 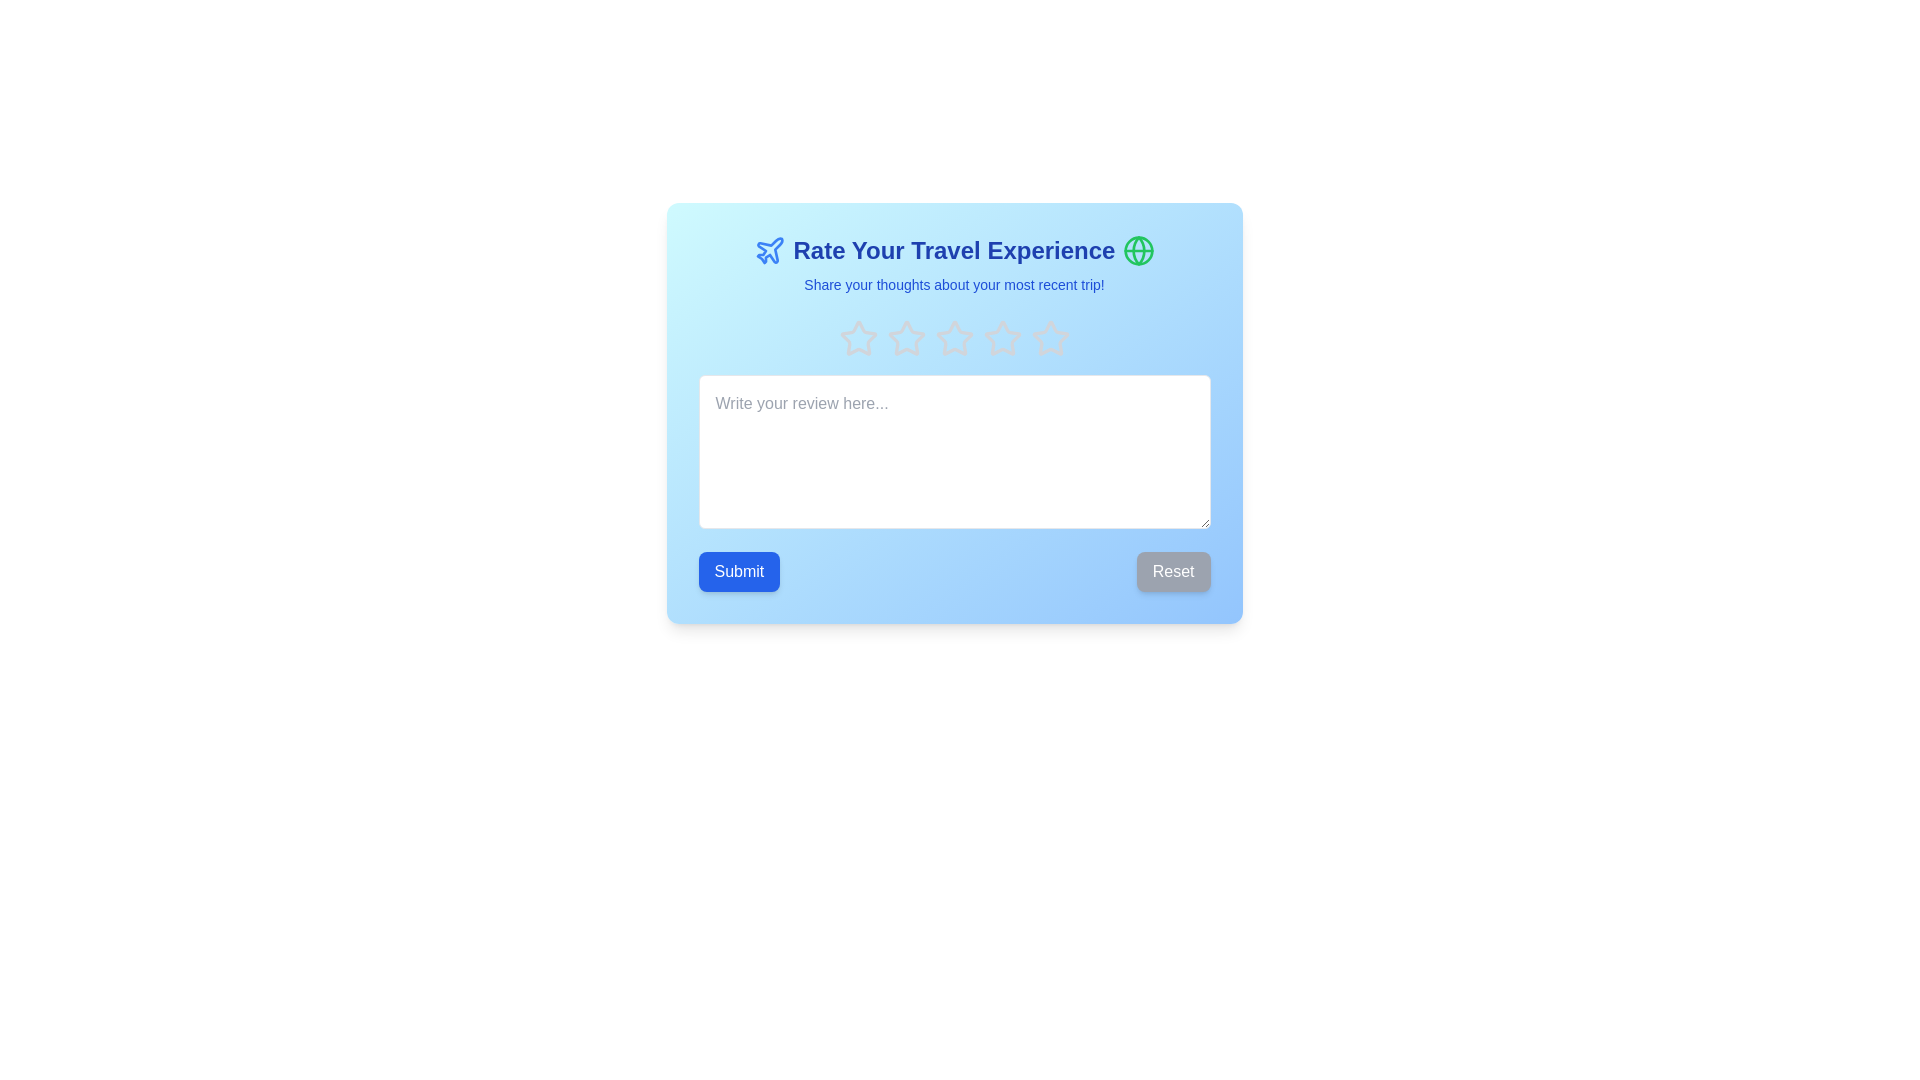 What do you see at coordinates (953, 249) in the screenshot?
I see `the Header section containing the bold text 'Rate Your Travel Experience' with blue styling and flanked by a plane icon and a globe icon` at bounding box center [953, 249].